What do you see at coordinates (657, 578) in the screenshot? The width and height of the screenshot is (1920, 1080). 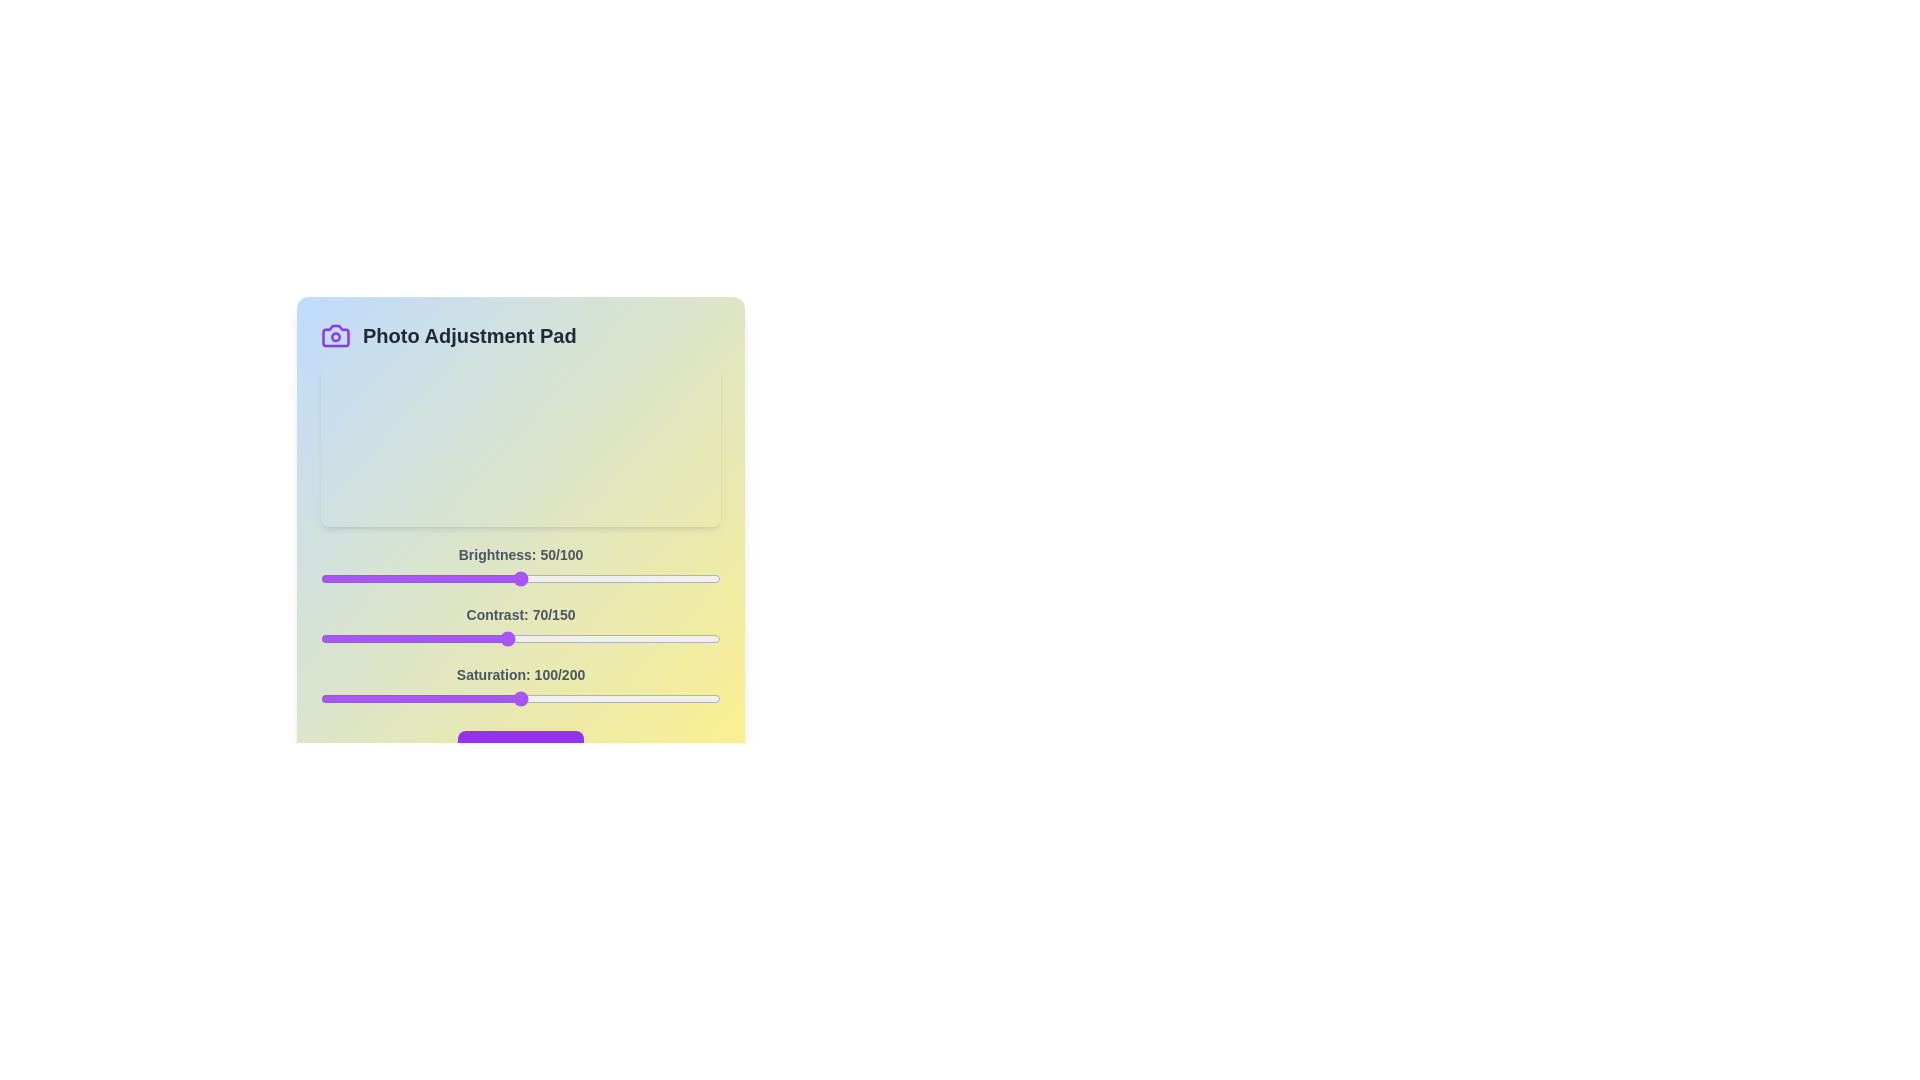 I see `the 0 slider to 84` at bounding box center [657, 578].